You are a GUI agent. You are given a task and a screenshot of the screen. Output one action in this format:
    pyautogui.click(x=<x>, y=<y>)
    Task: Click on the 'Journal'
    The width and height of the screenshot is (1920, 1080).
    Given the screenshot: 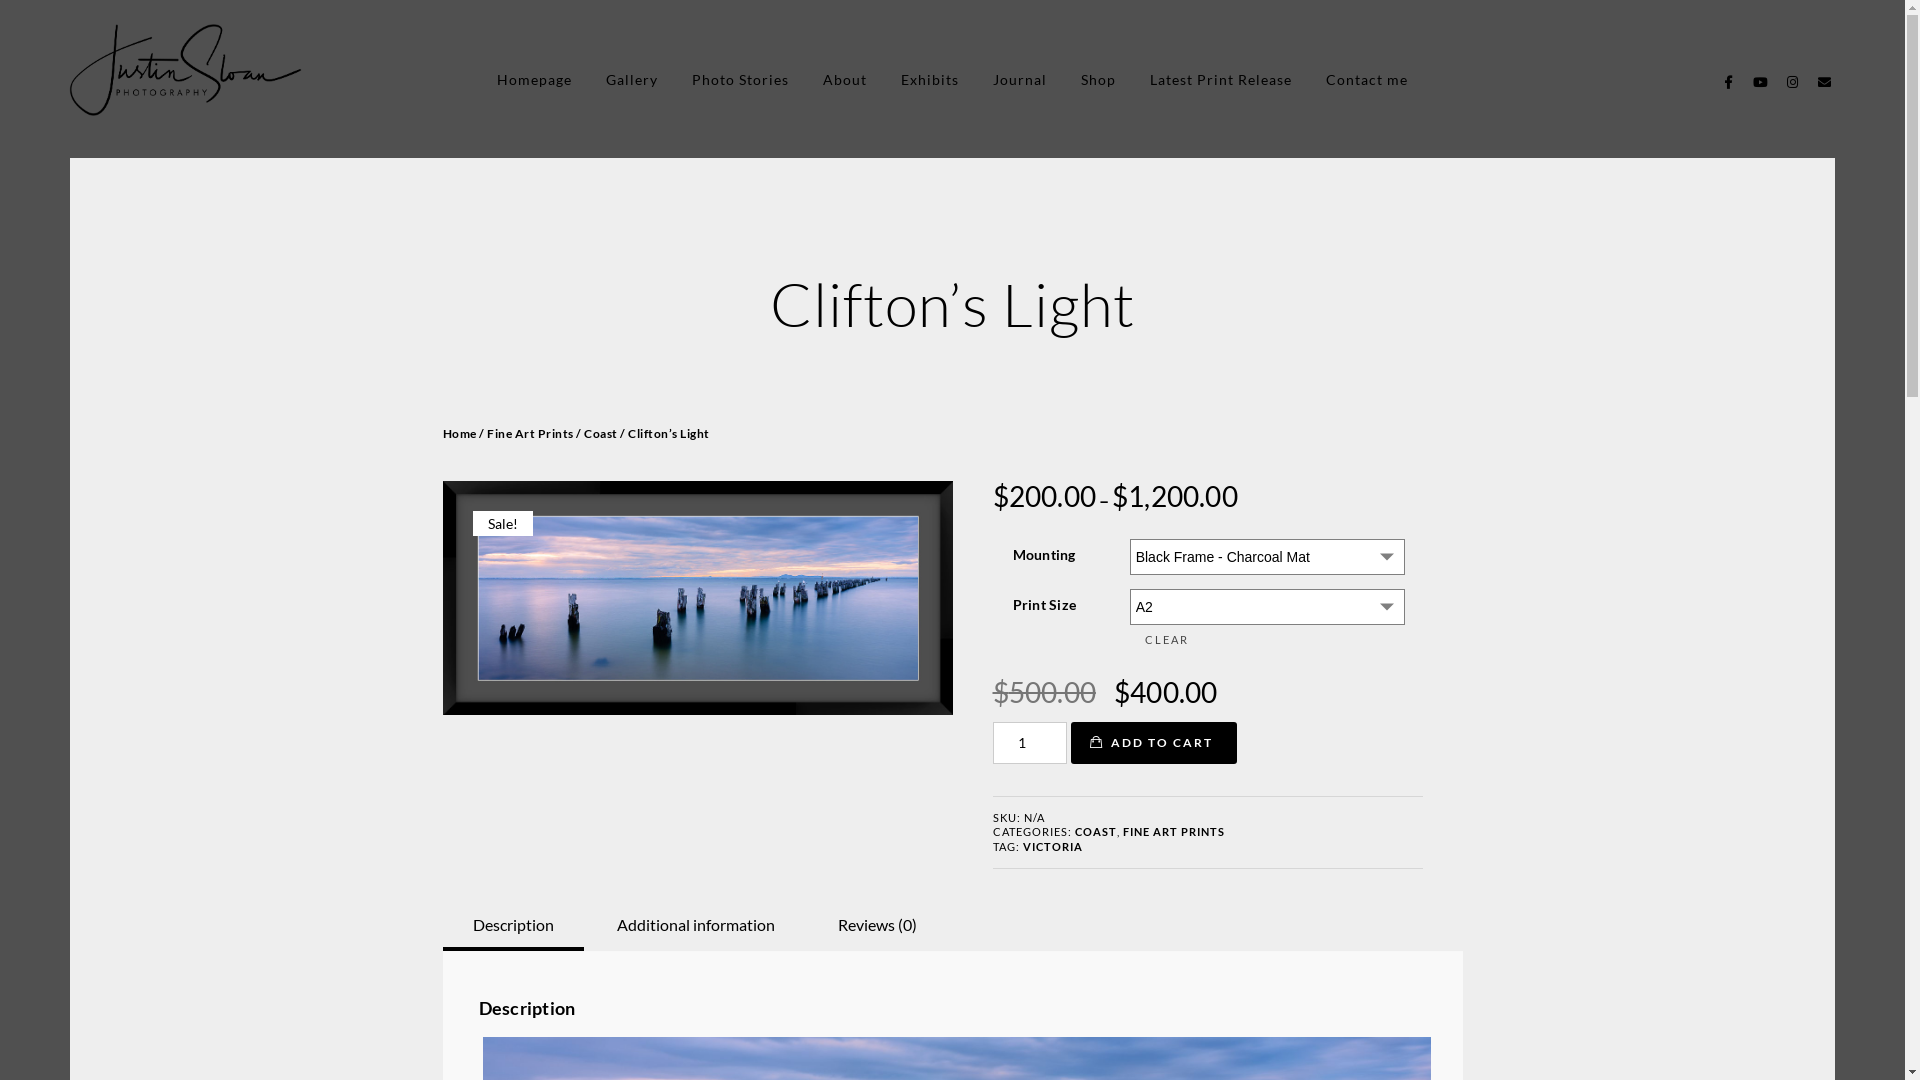 What is the action you would take?
    pyautogui.click(x=1019, y=78)
    